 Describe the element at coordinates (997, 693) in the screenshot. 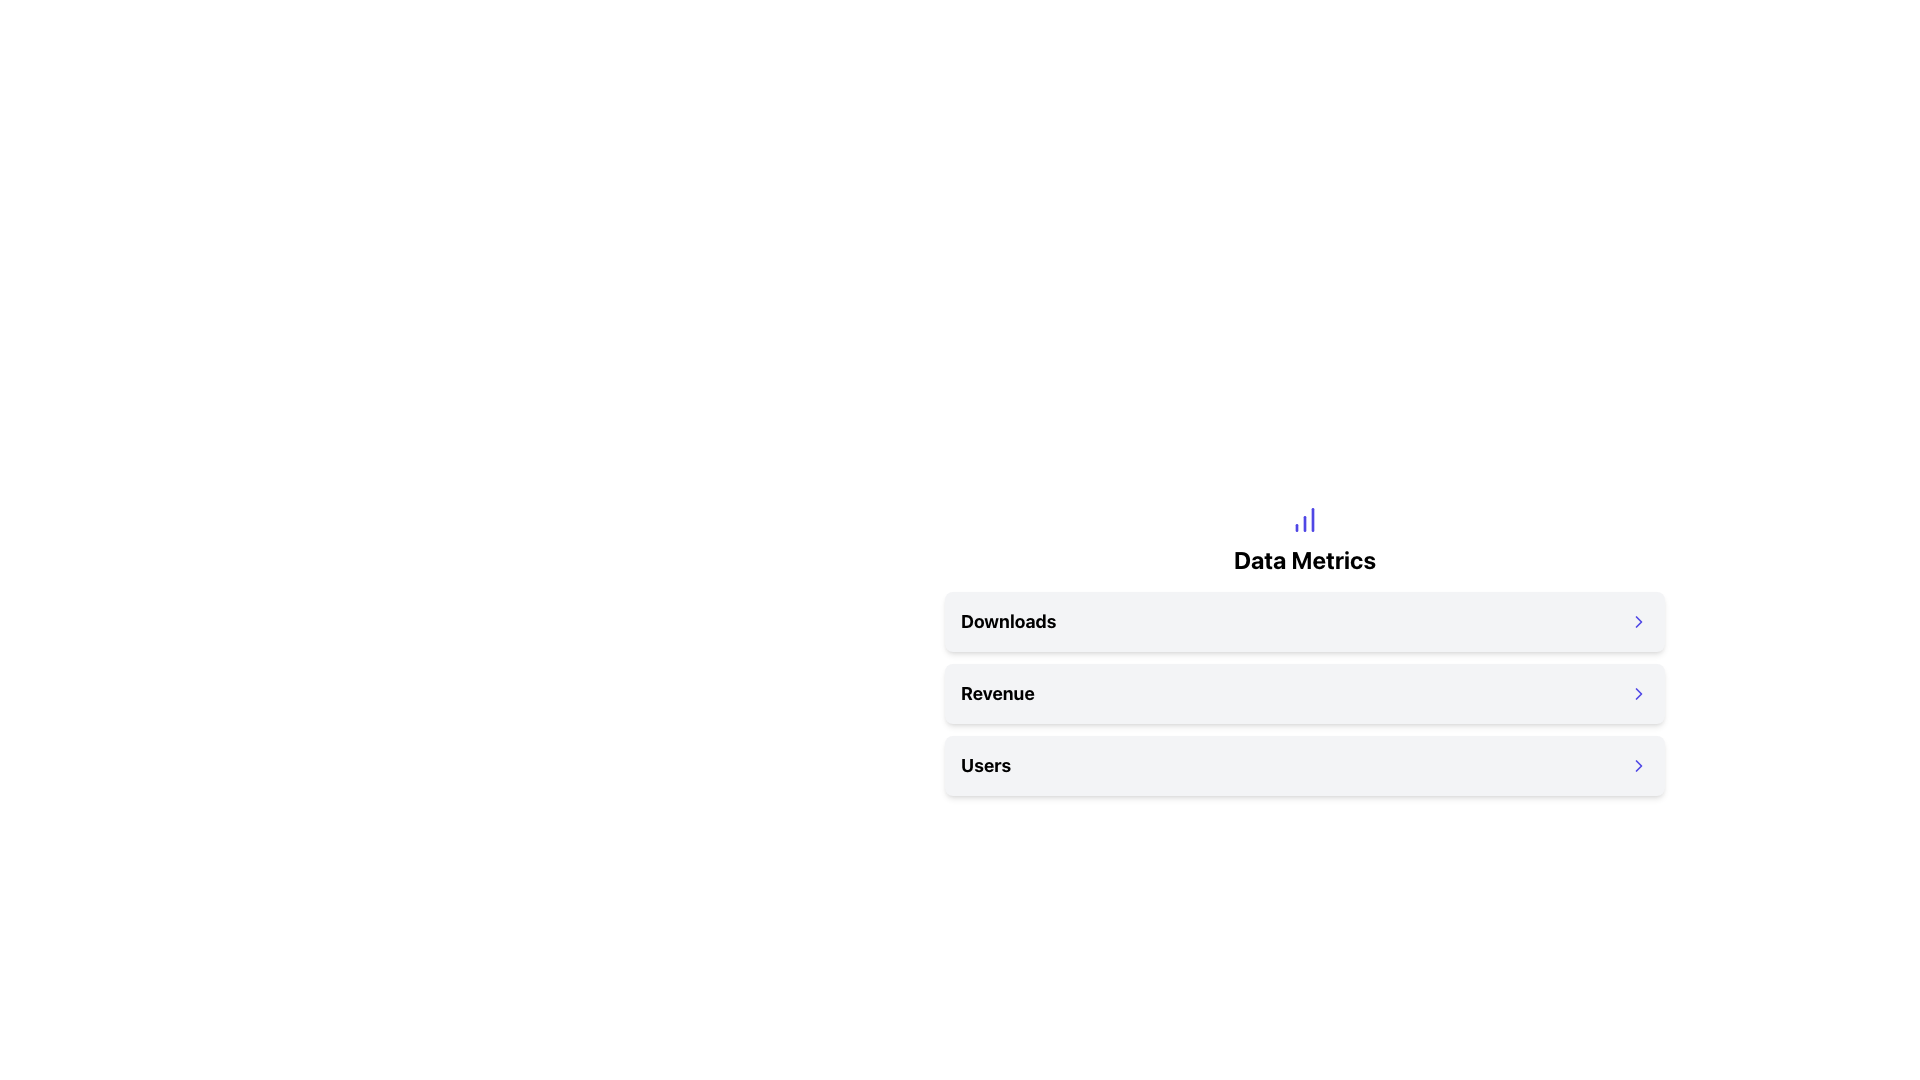

I see `the 'Revenue' Text Label, which is the second item in a vertical list of three items, positioned between 'Downloads' and 'Users'` at that location.